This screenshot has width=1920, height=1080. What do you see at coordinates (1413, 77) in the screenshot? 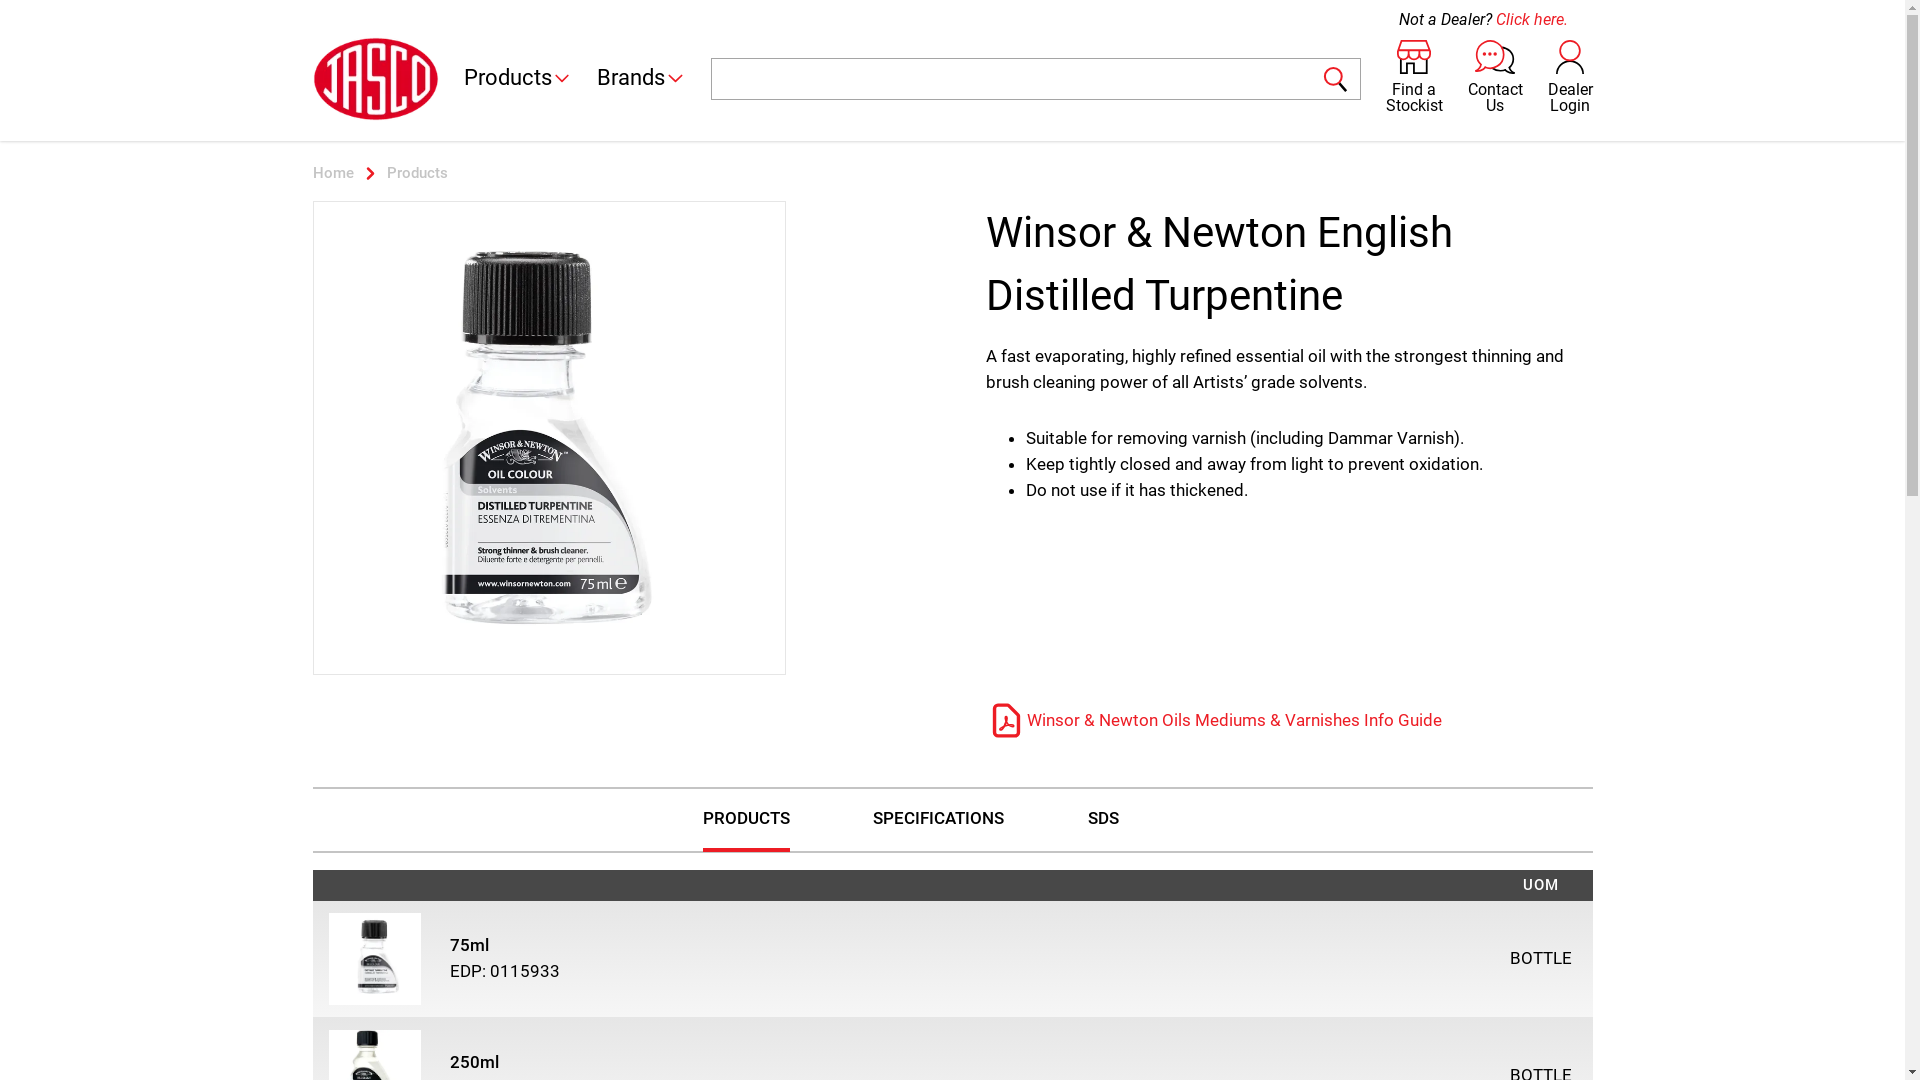
I see `'Find a` at bounding box center [1413, 77].